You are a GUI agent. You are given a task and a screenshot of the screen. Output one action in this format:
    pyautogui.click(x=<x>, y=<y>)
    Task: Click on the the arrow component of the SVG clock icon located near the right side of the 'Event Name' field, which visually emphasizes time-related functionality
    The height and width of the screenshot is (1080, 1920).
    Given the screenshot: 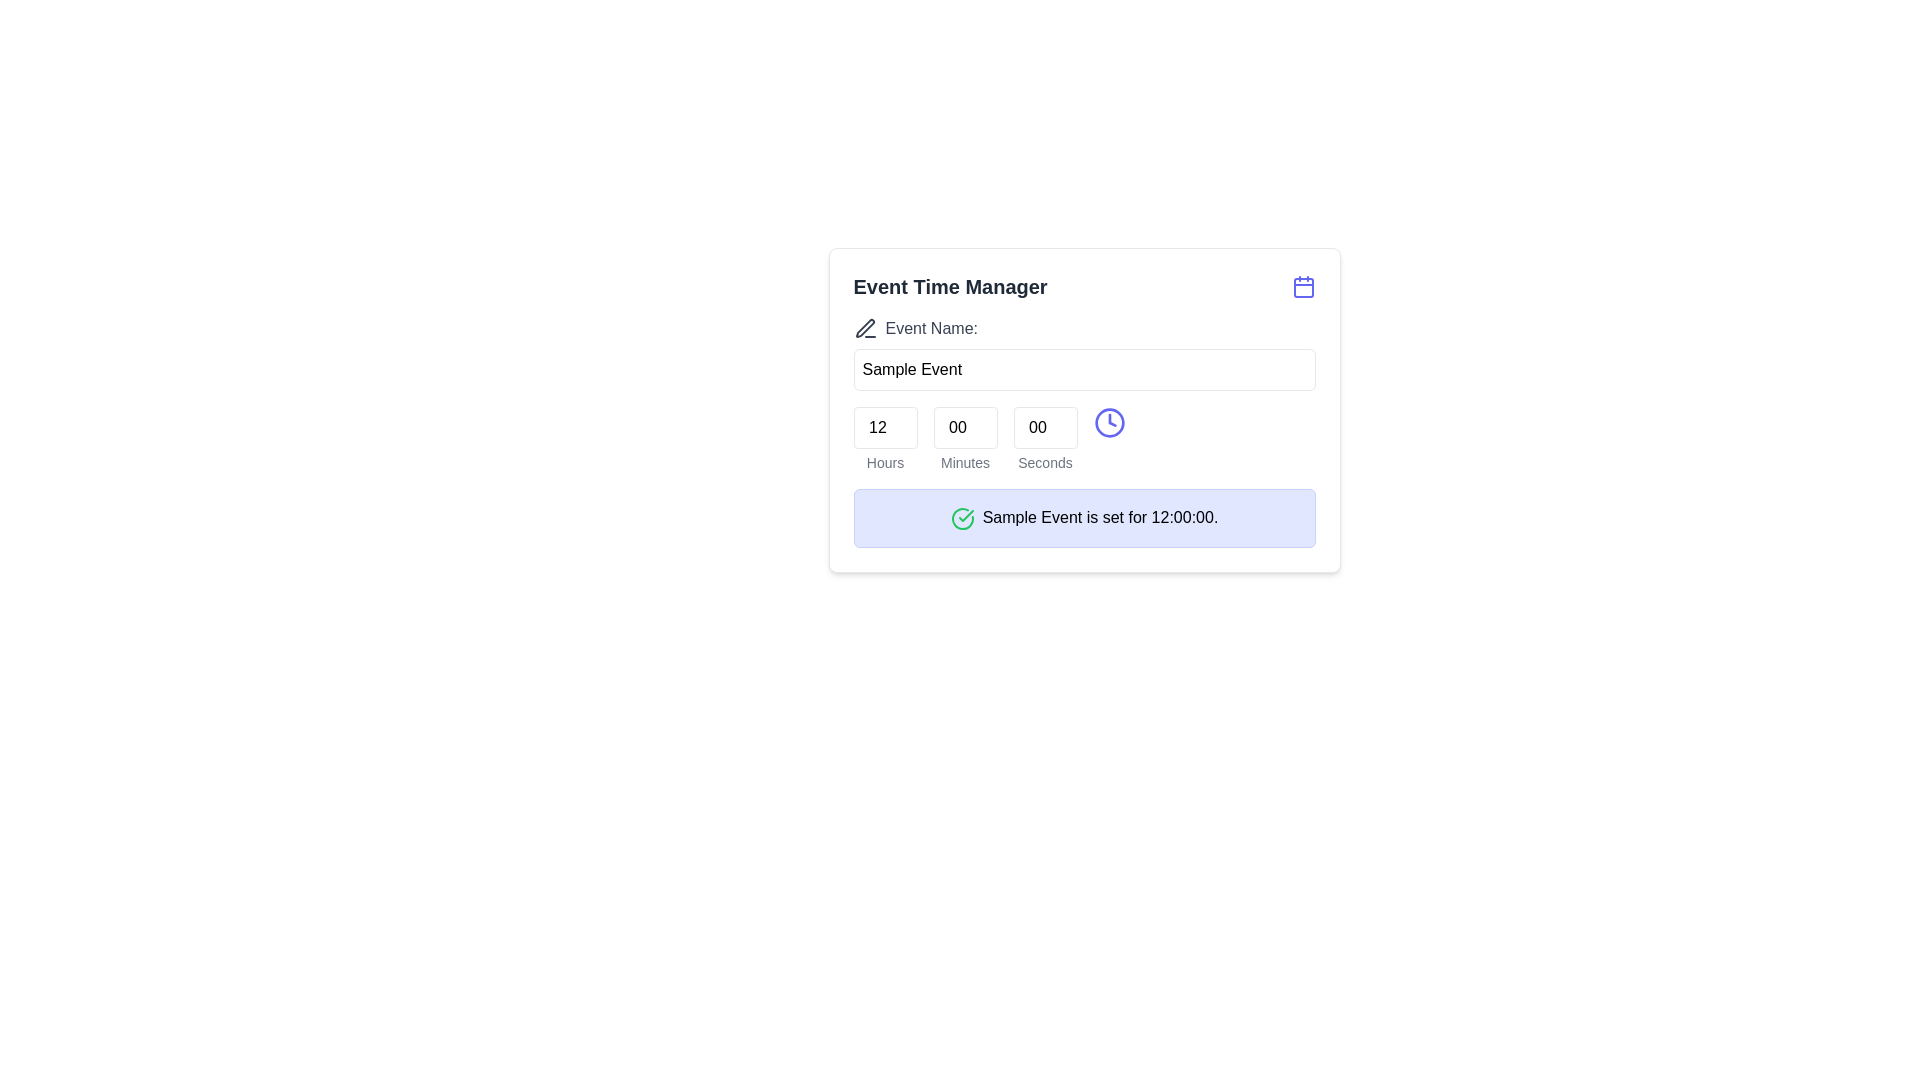 What is the action you would take?
    pyautogui.click(x=1111, y=419)
    